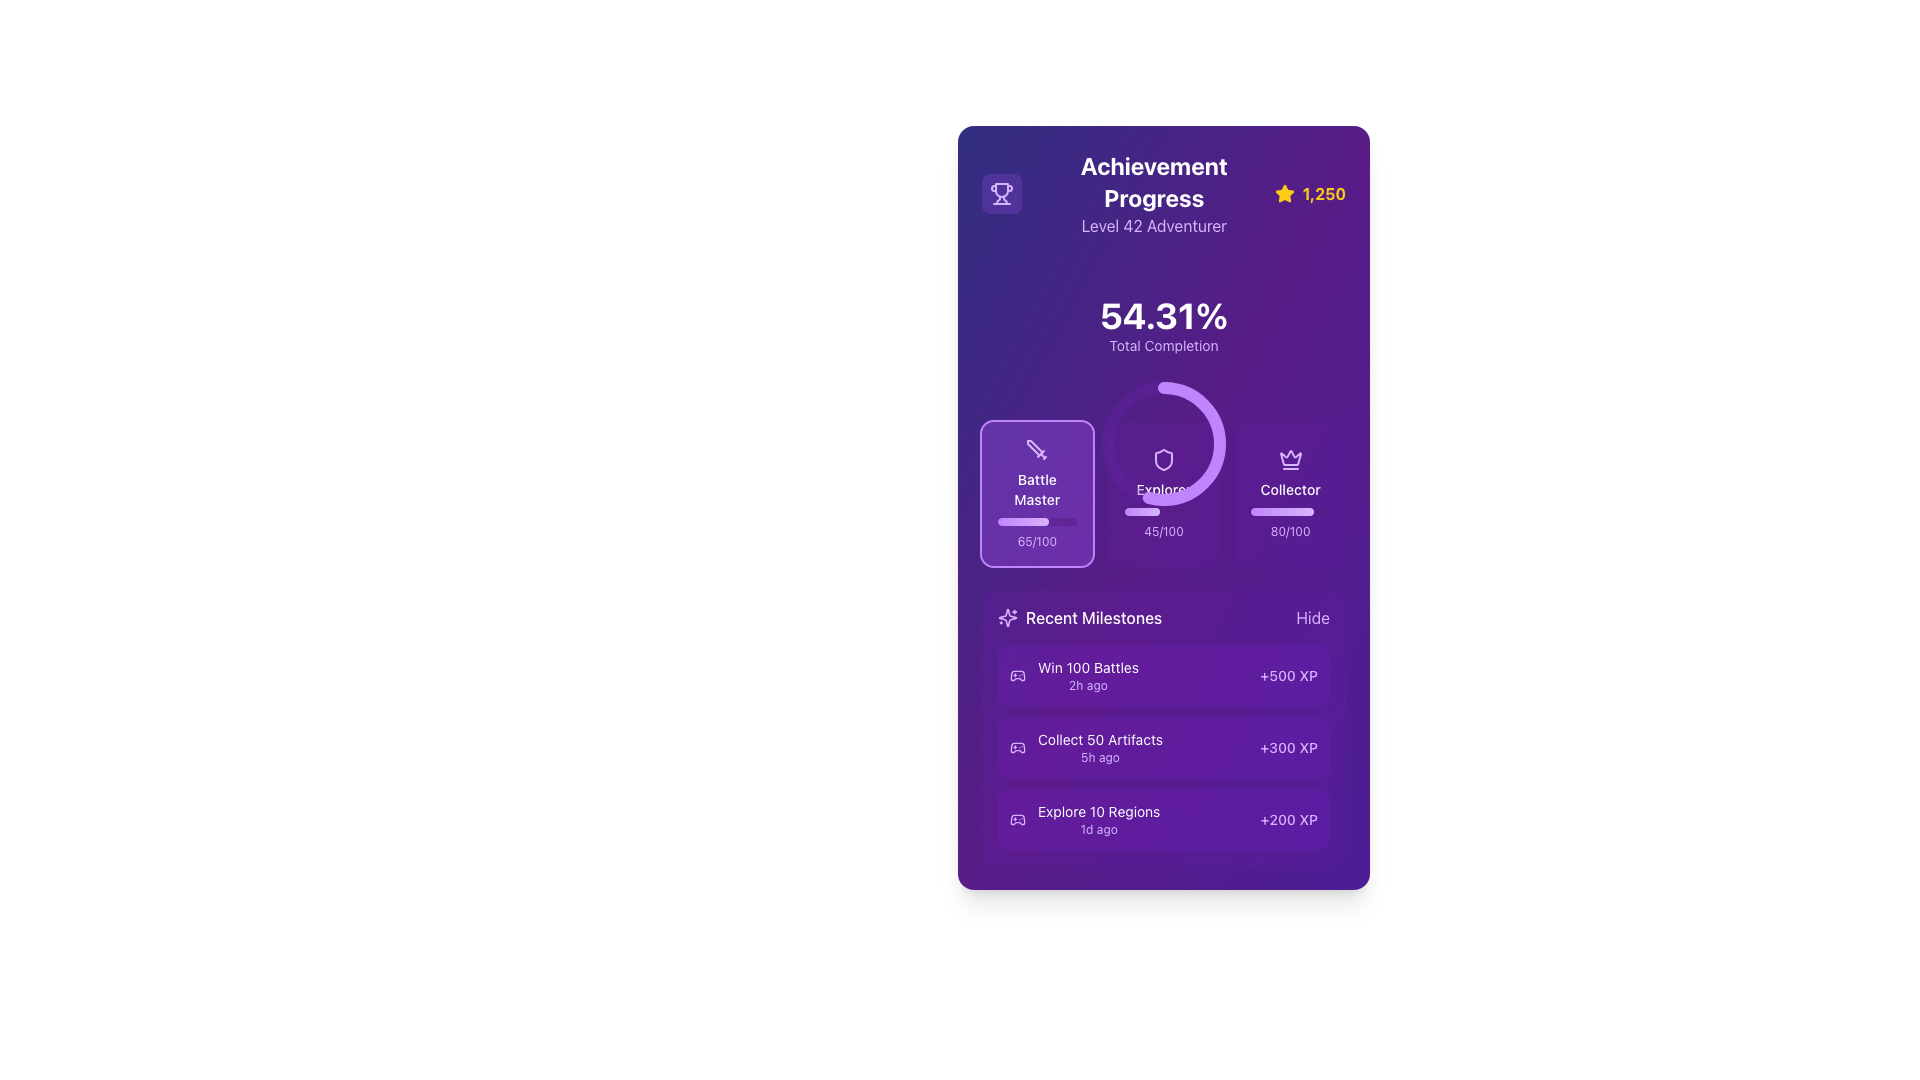 The height and width of the screenshot is (1080, 1920). Describe the element at coordinates (1099, 758) in the screenshot. I see `information displayed in the text label that shows the time passed since 'Collect 50 Artifacts', which reads '5h ago'` at that location.